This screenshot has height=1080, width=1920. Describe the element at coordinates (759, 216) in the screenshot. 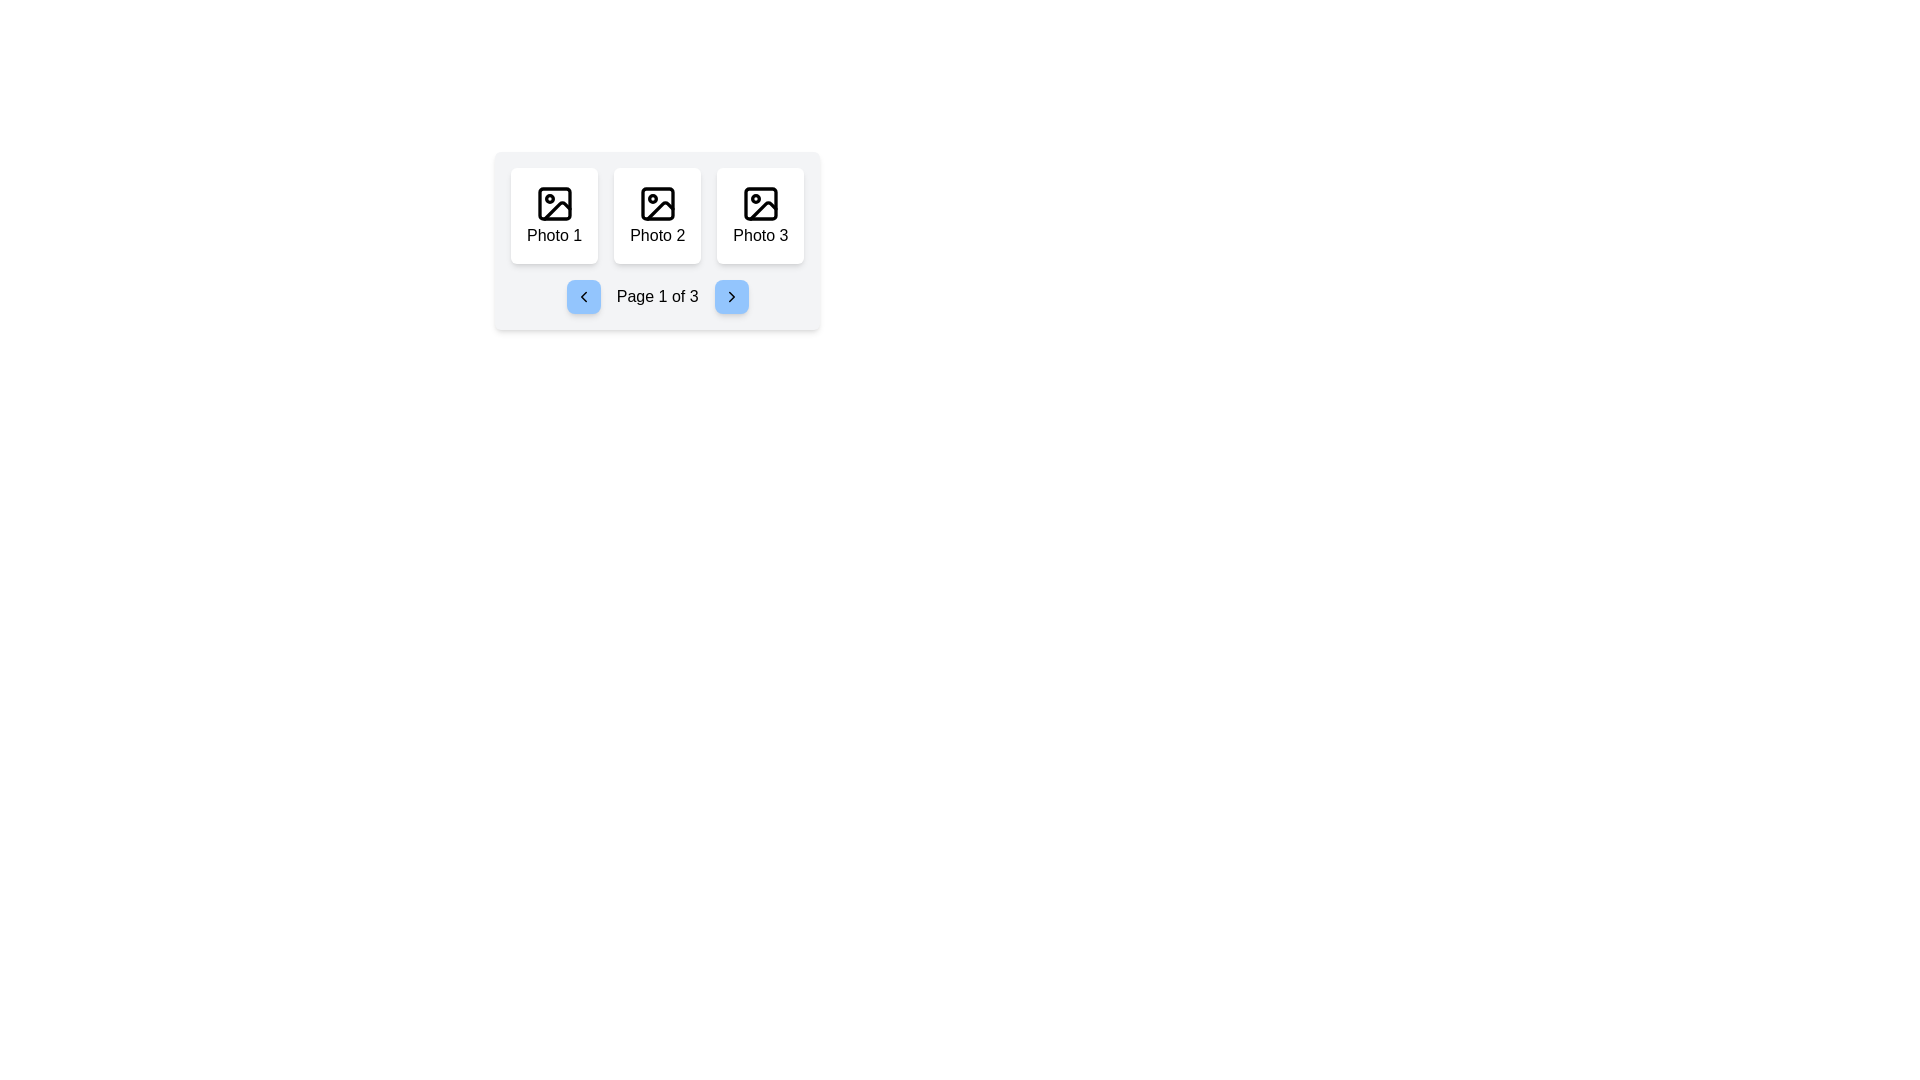

I see `the rightmost card in the grid layout, which has a white background, rounded corners, a black image icon, and the text 'Photo 3'` at that location.